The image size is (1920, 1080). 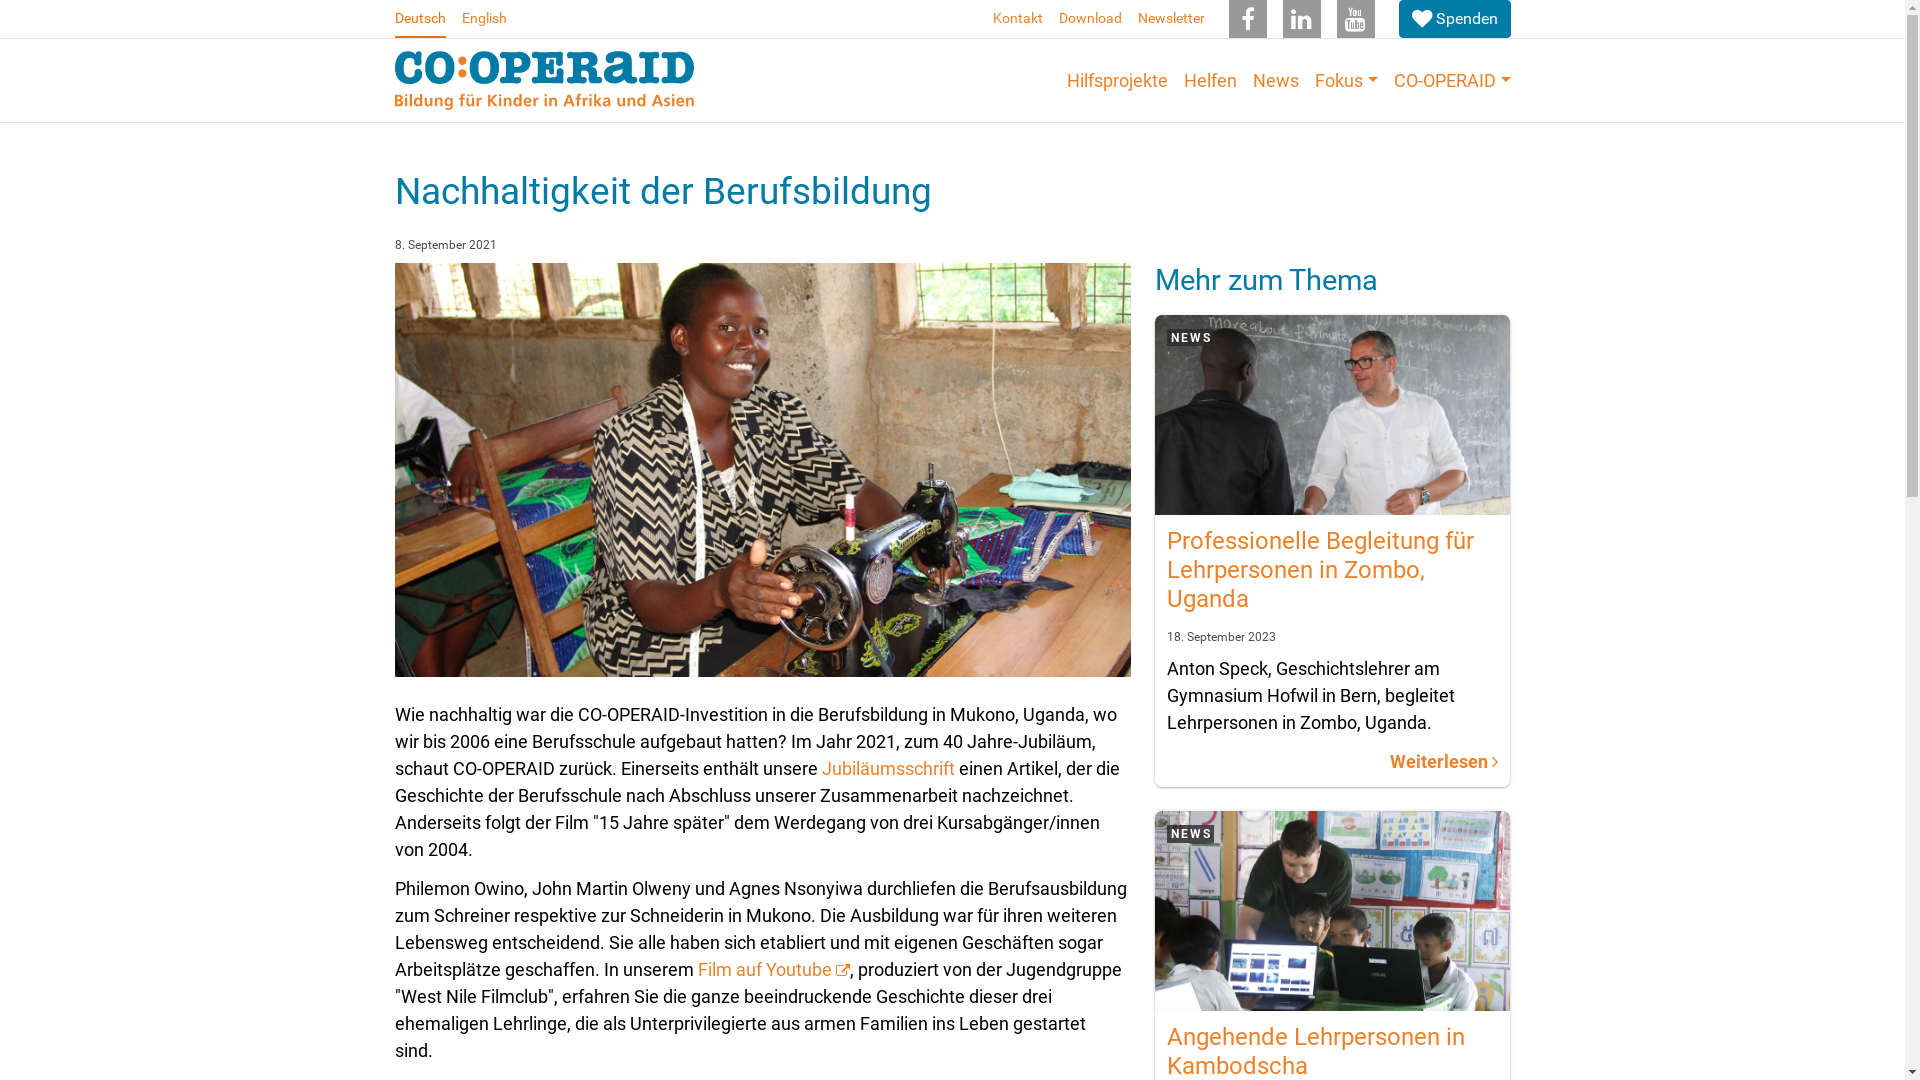 What do you see at coordinates (484, 19) in the screenshot?
I see `'English'` at bounding box center [484, 19].